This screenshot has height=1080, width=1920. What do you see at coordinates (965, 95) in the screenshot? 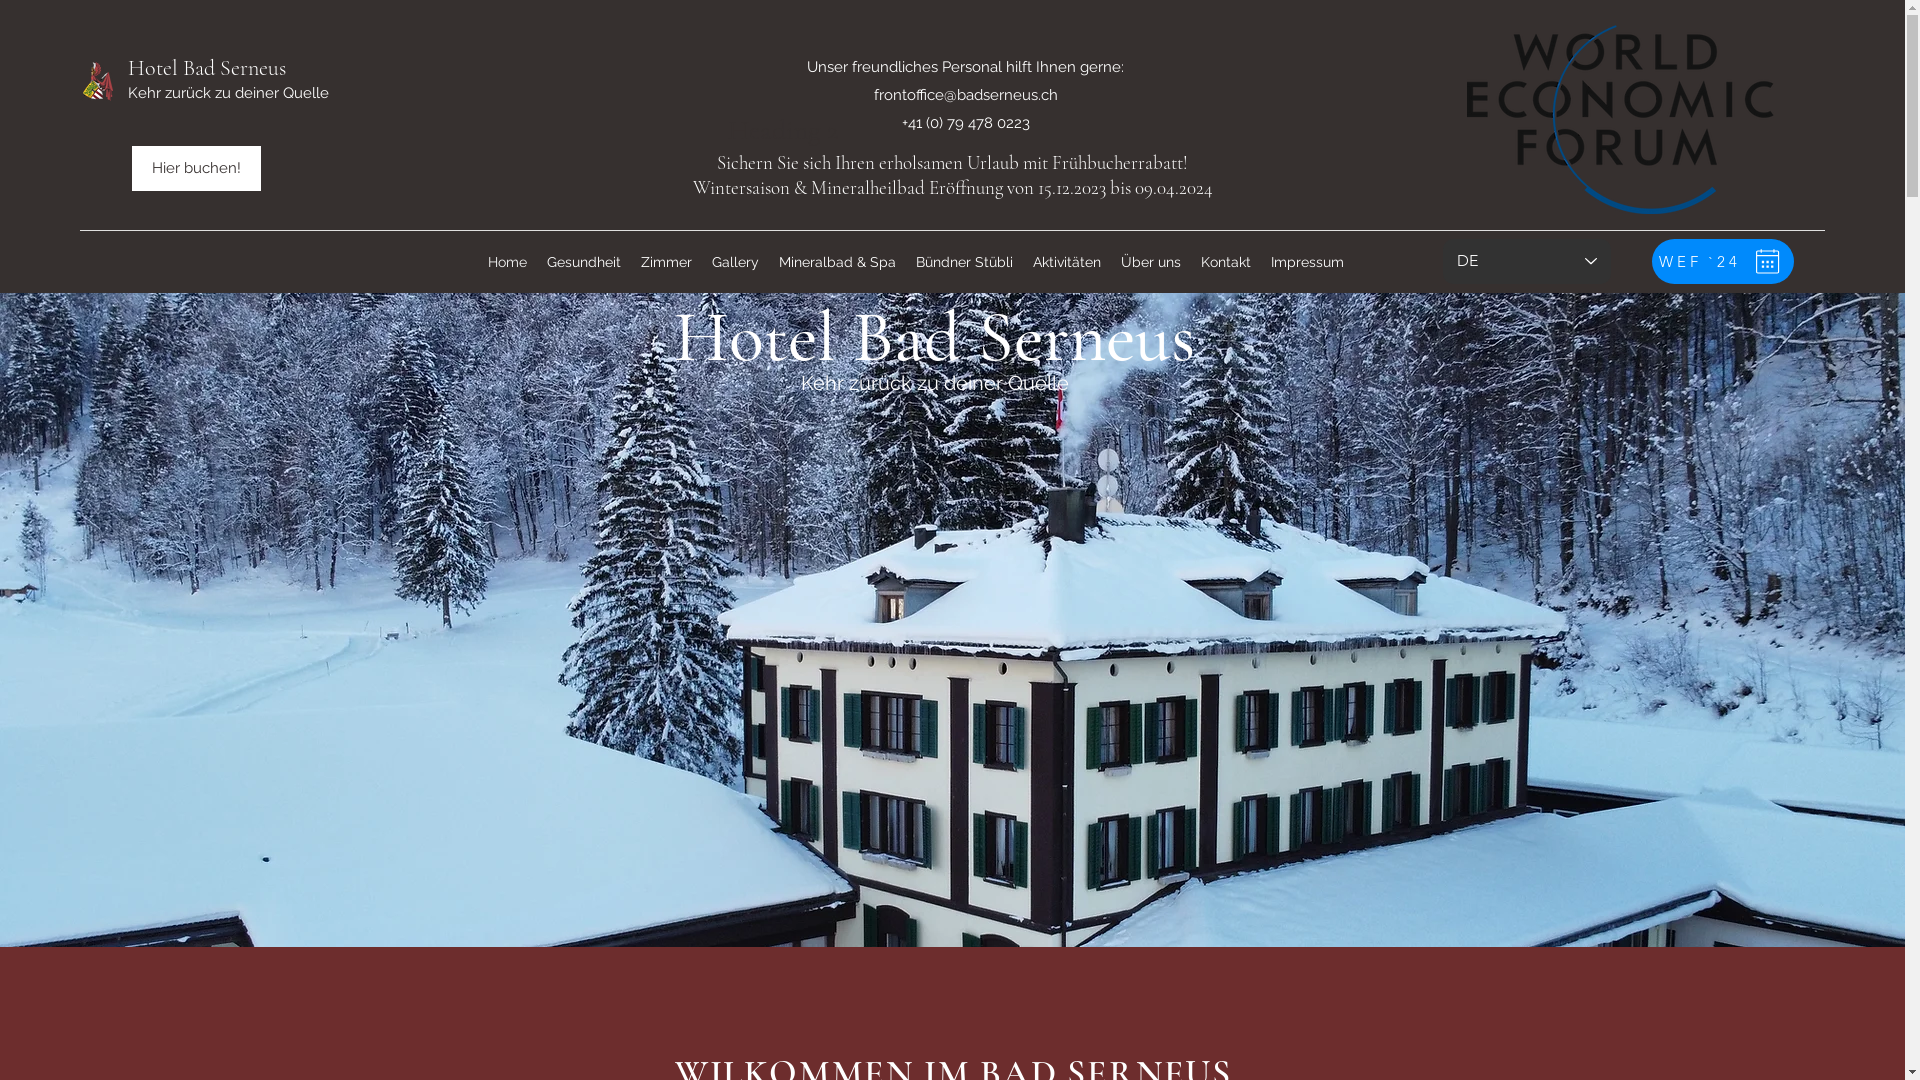
I see `'frontoffice@badserneus.ch'` at bounding box center [965, 95].